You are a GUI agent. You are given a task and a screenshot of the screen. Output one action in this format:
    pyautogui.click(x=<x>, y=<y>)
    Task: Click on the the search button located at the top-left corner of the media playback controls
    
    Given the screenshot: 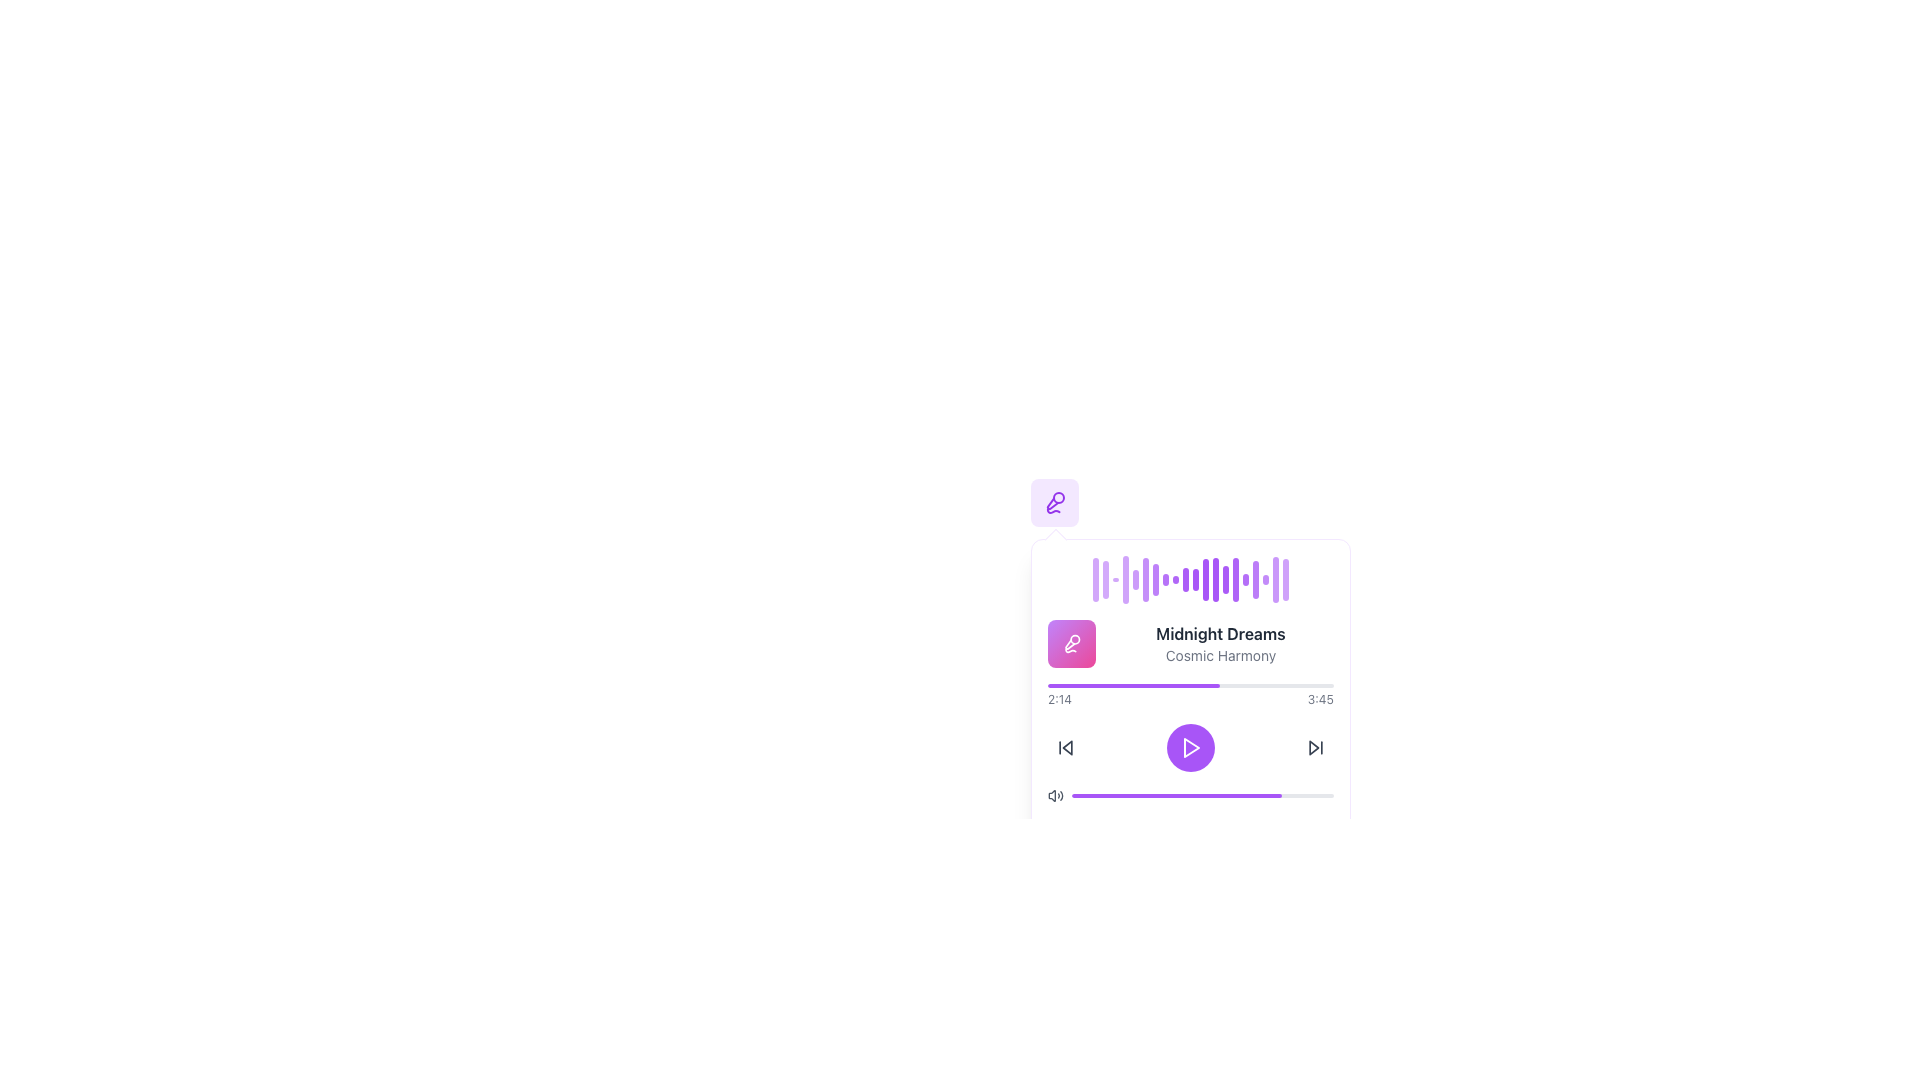 What is the action you would take?
    pyautogui.click(x=1054, y=501)
    